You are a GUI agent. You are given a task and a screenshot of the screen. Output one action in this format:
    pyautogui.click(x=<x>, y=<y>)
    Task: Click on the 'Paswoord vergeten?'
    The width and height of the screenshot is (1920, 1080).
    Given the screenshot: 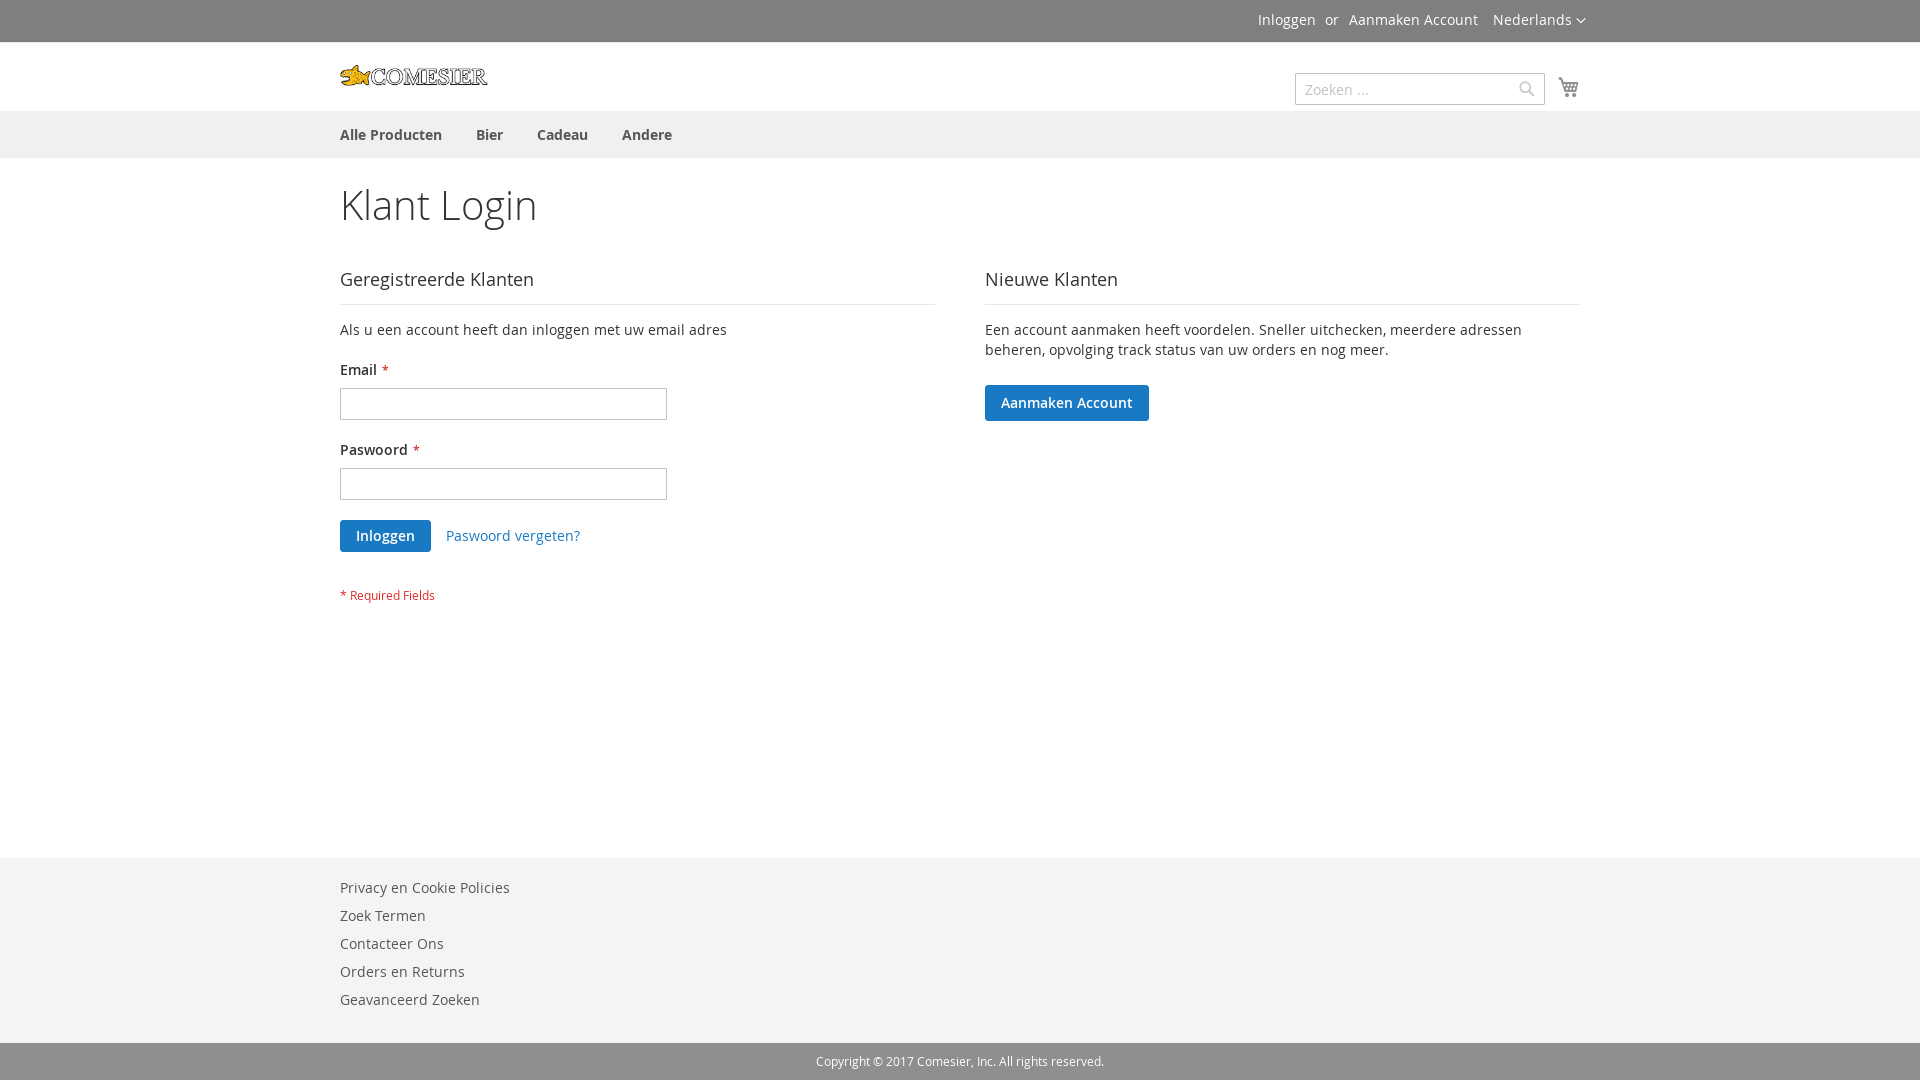 What is the action you would take?
    pyautogui.click(x=445, y=535)
    